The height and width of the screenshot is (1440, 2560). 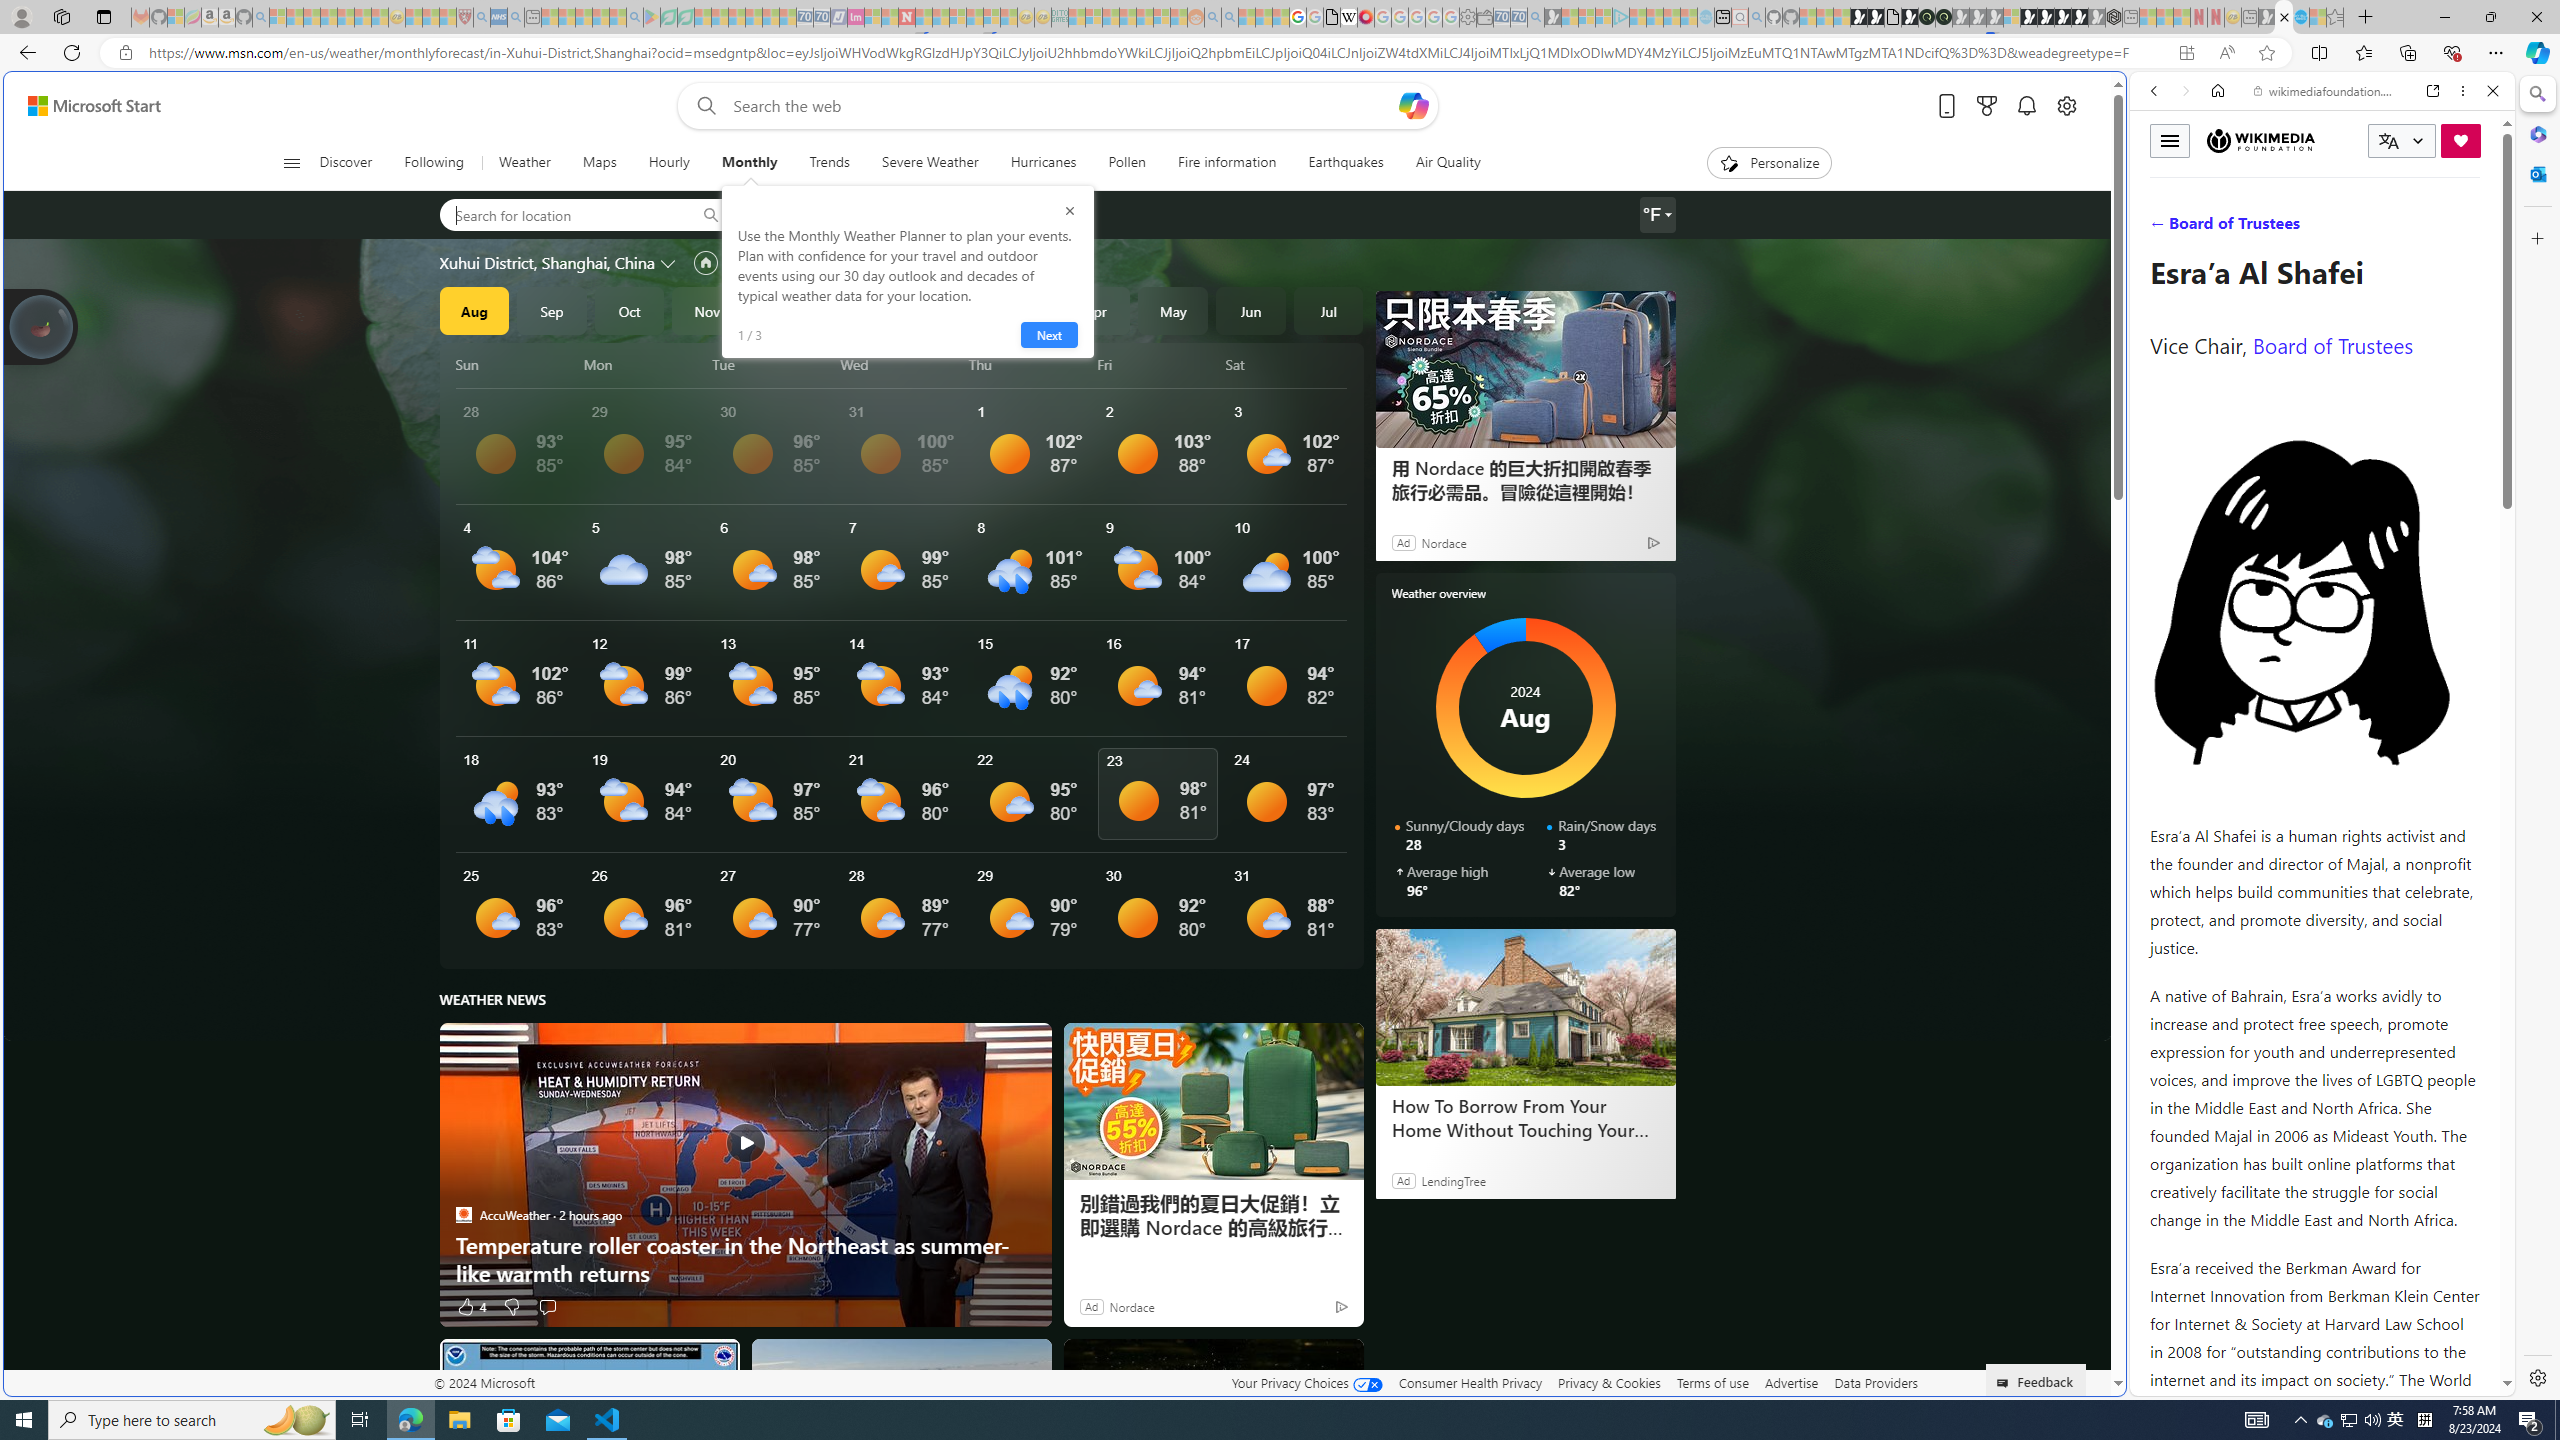 I want to click on 'Cheap Hotels - Save70.com - Sleeping', so click(x=820, y=16).